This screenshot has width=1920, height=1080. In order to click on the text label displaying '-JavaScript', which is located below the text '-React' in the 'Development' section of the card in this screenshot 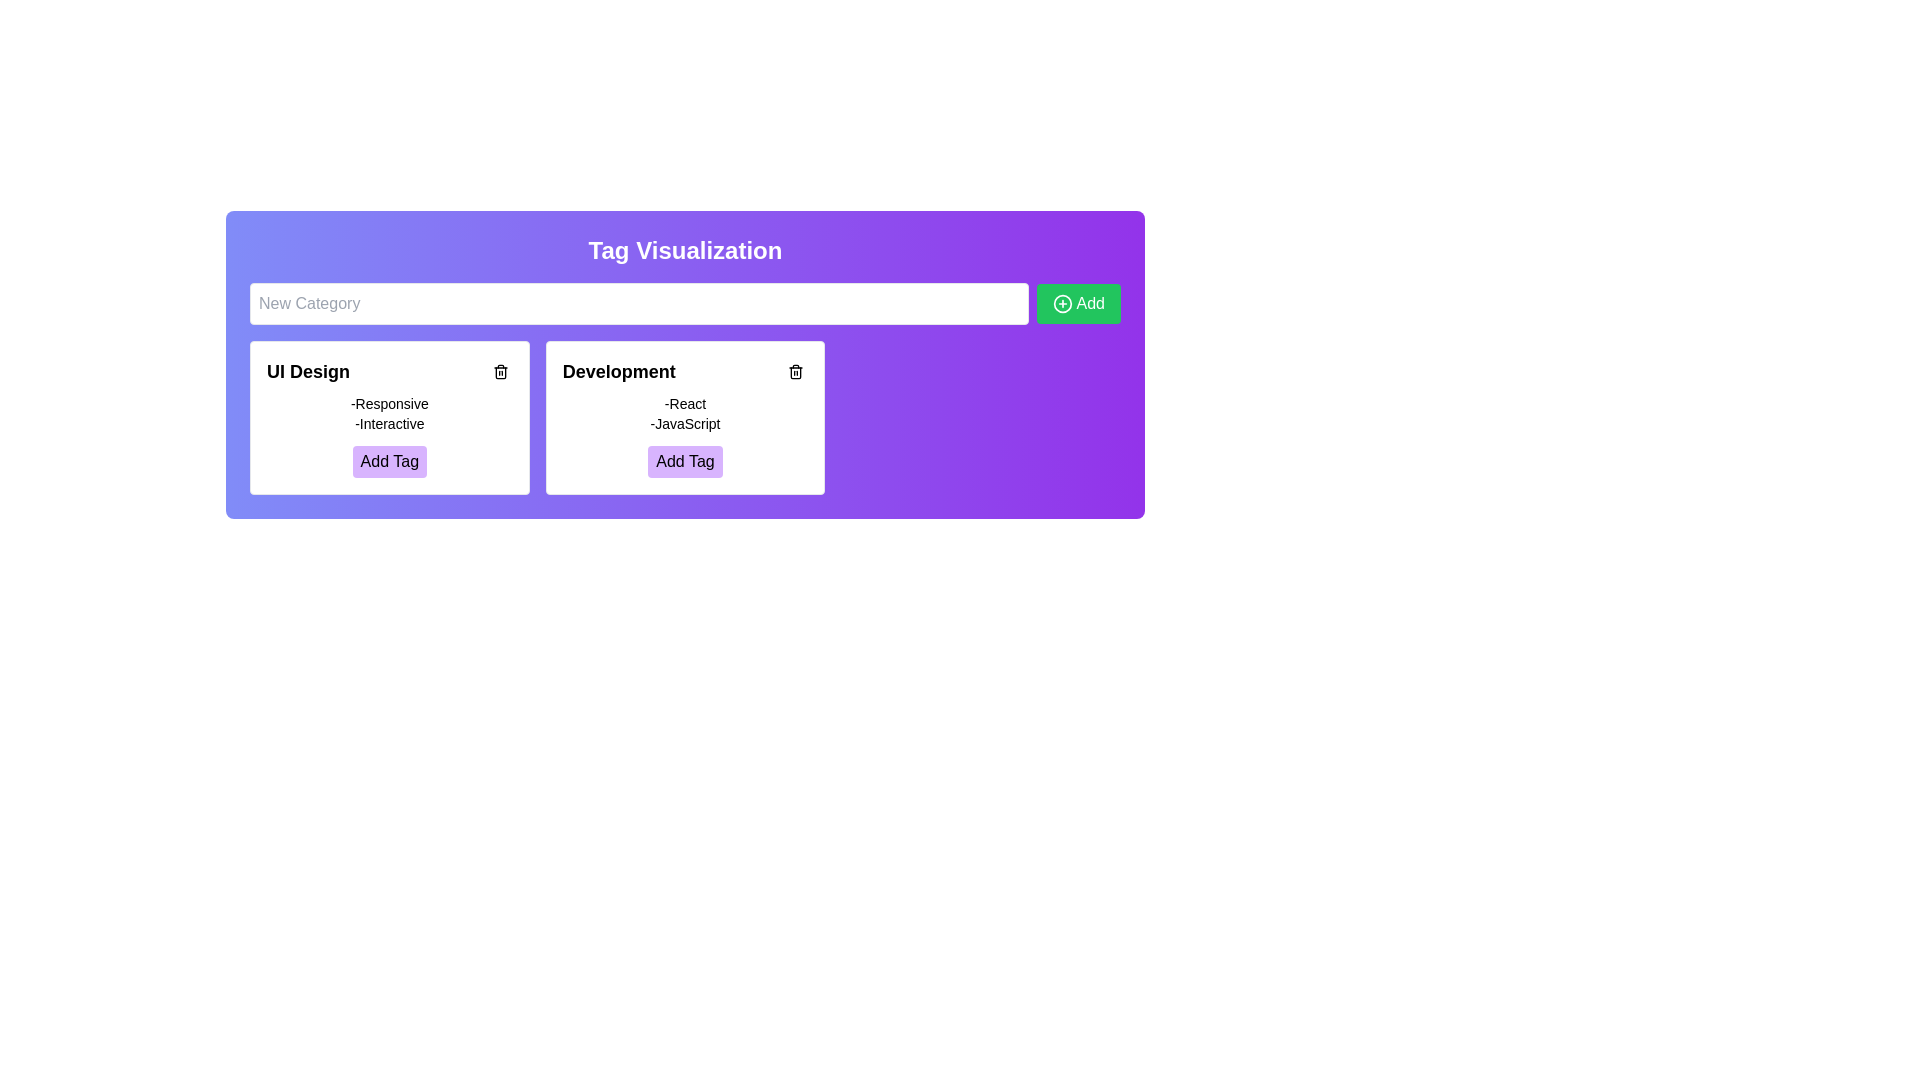, I will do `click(685, 423)`.